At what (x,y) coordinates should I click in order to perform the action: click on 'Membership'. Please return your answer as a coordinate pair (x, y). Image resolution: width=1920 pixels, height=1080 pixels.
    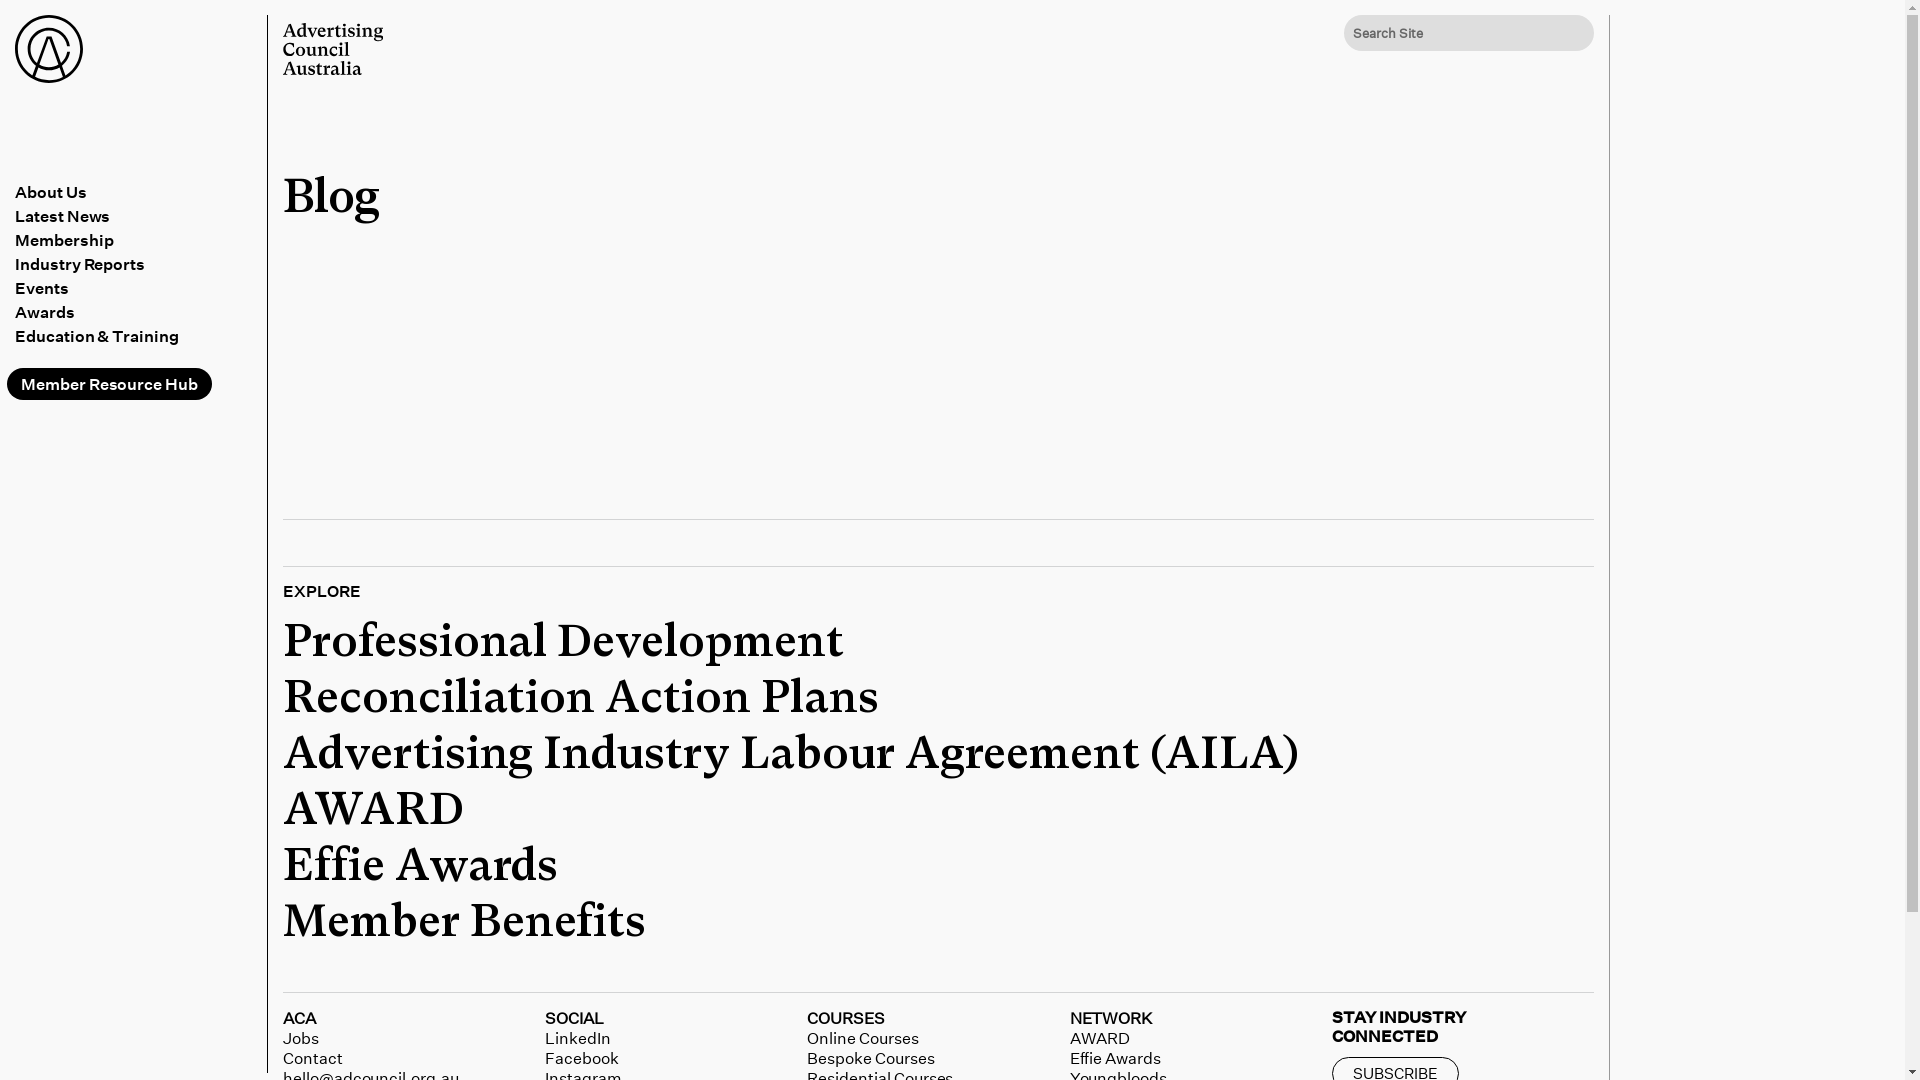
    Looking at the image, I should click on (136, 238).